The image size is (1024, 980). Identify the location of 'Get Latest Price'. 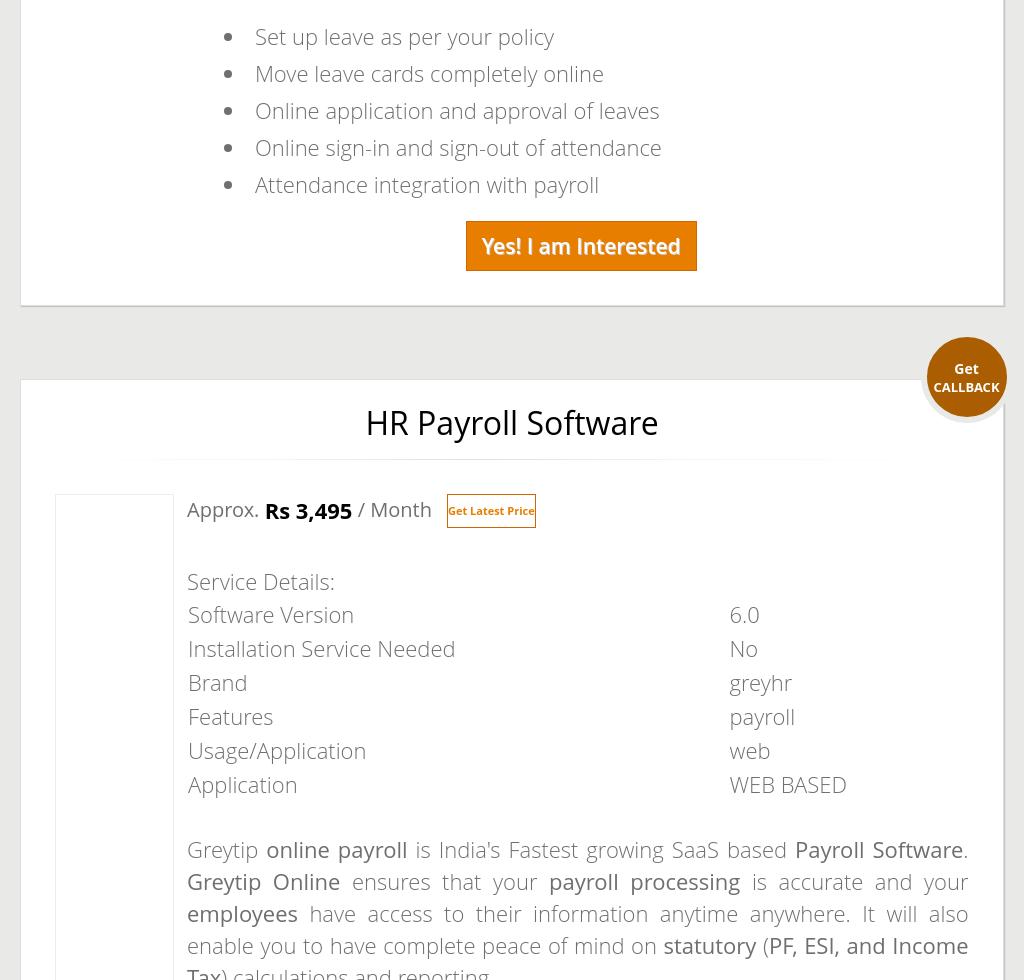
(489, 510).